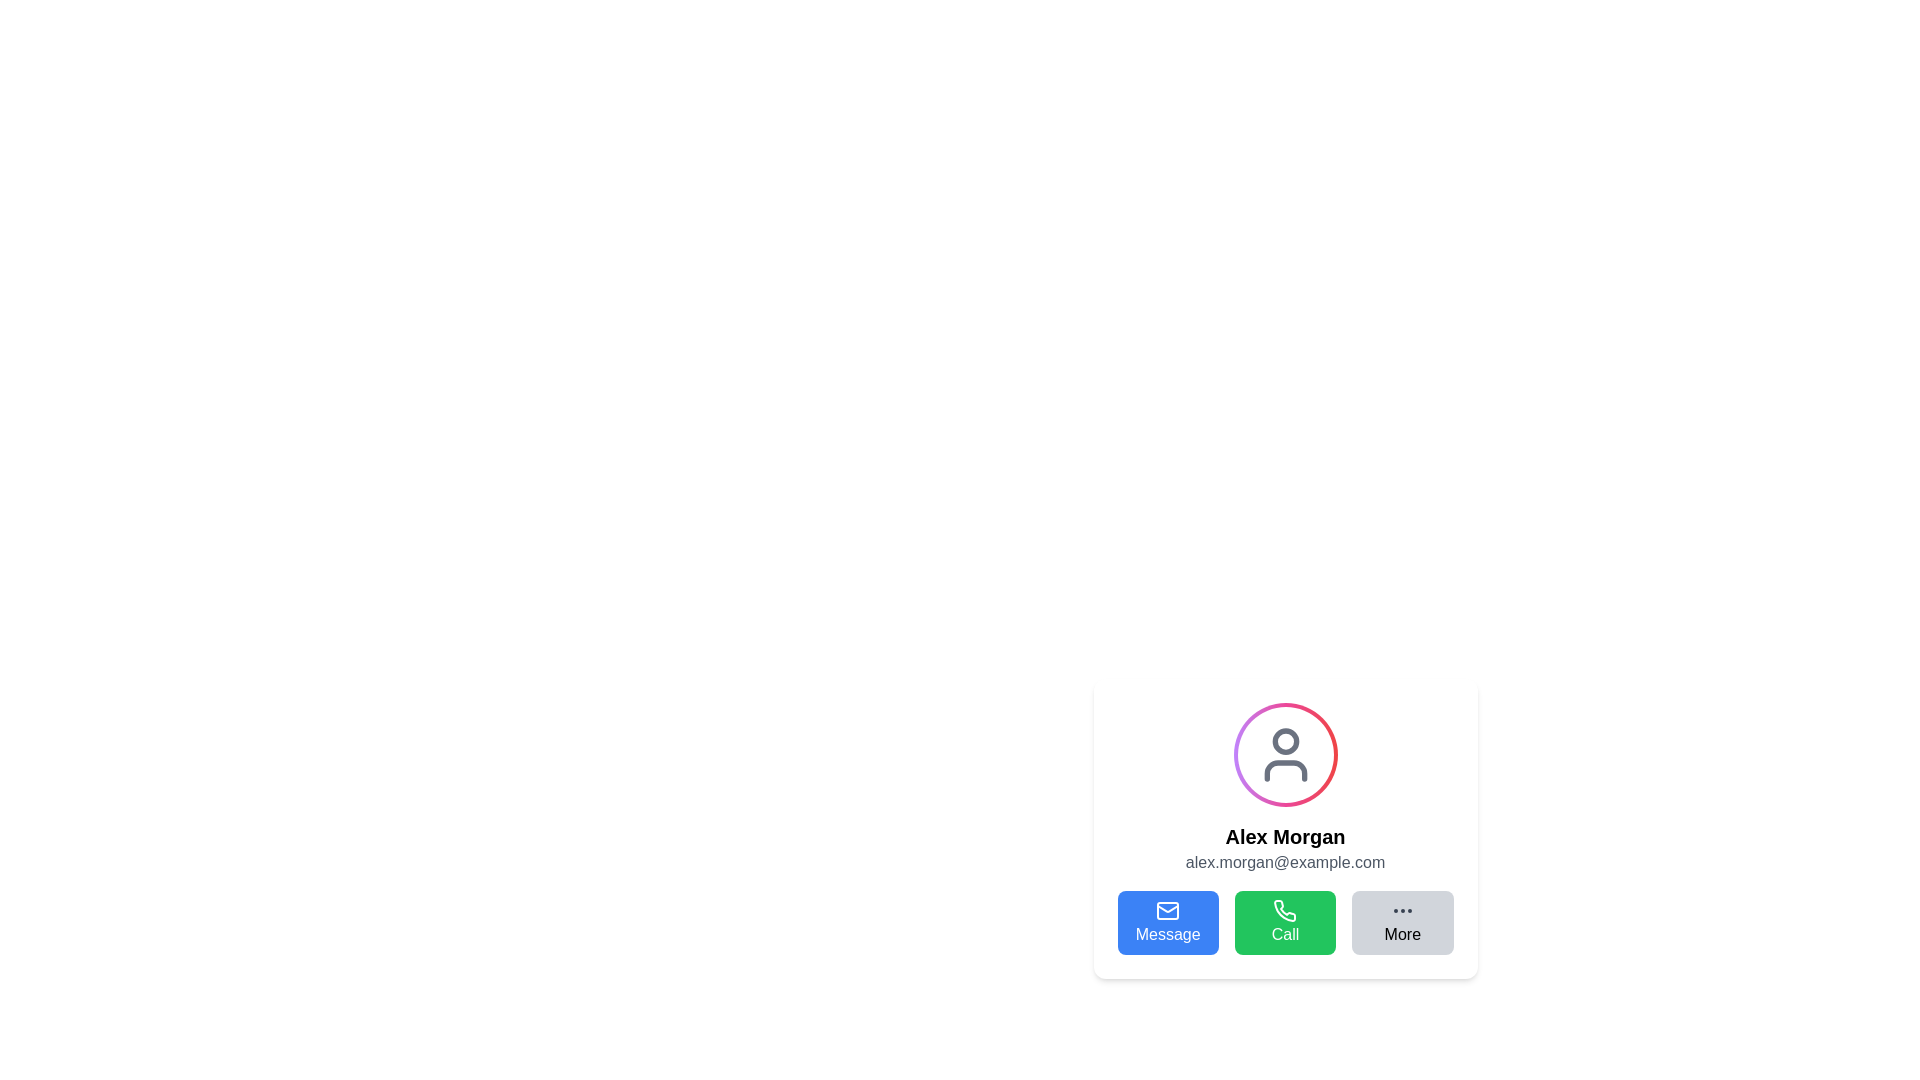  What do you see at coordinates (1401, 910) in the screenshot?
I see `the Ellipsis Icon located at the bottom-right of the profile card` at bounding box center [1401, 910].